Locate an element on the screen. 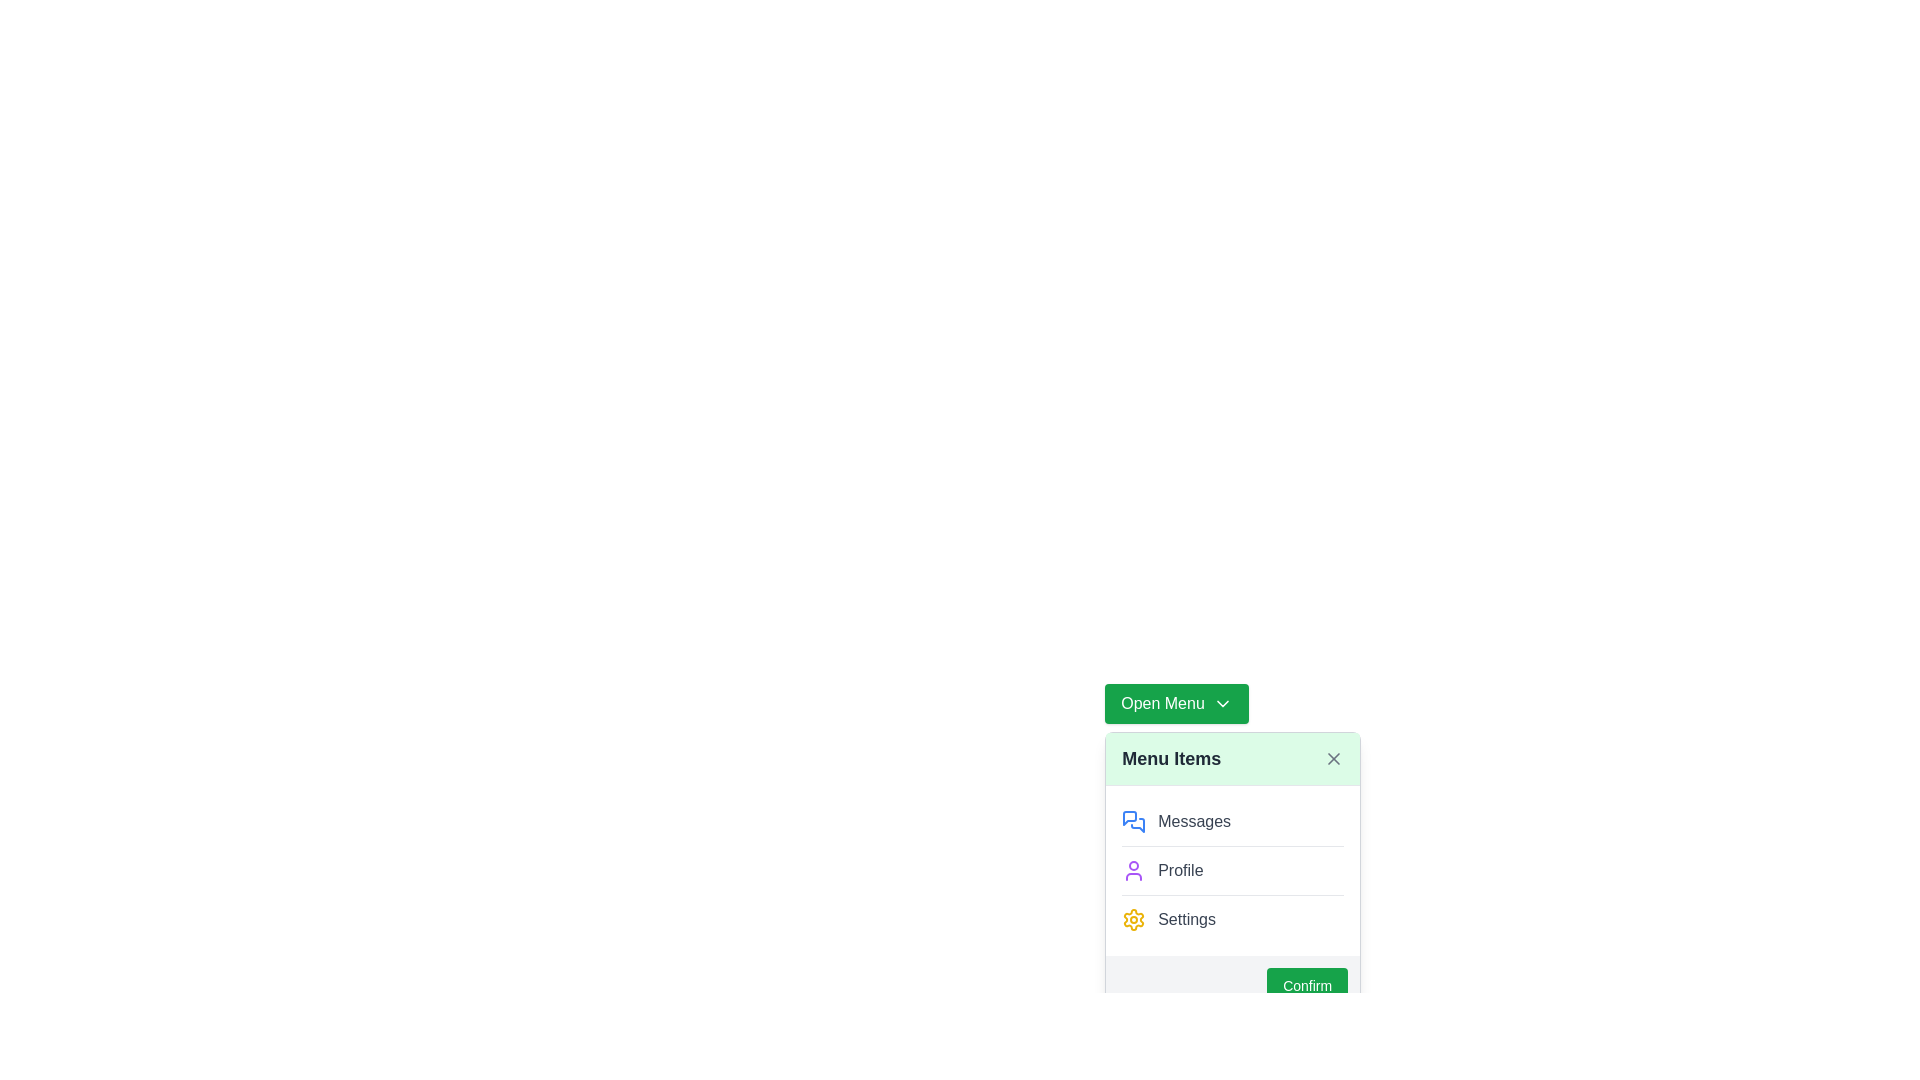 The width and height of the screenshot is (1920, 1080). the 'Profile' text label which is styled in gray and located between the 'Messages' and 'Settings' entries in the menu list is located at coordinates (1180, 870).